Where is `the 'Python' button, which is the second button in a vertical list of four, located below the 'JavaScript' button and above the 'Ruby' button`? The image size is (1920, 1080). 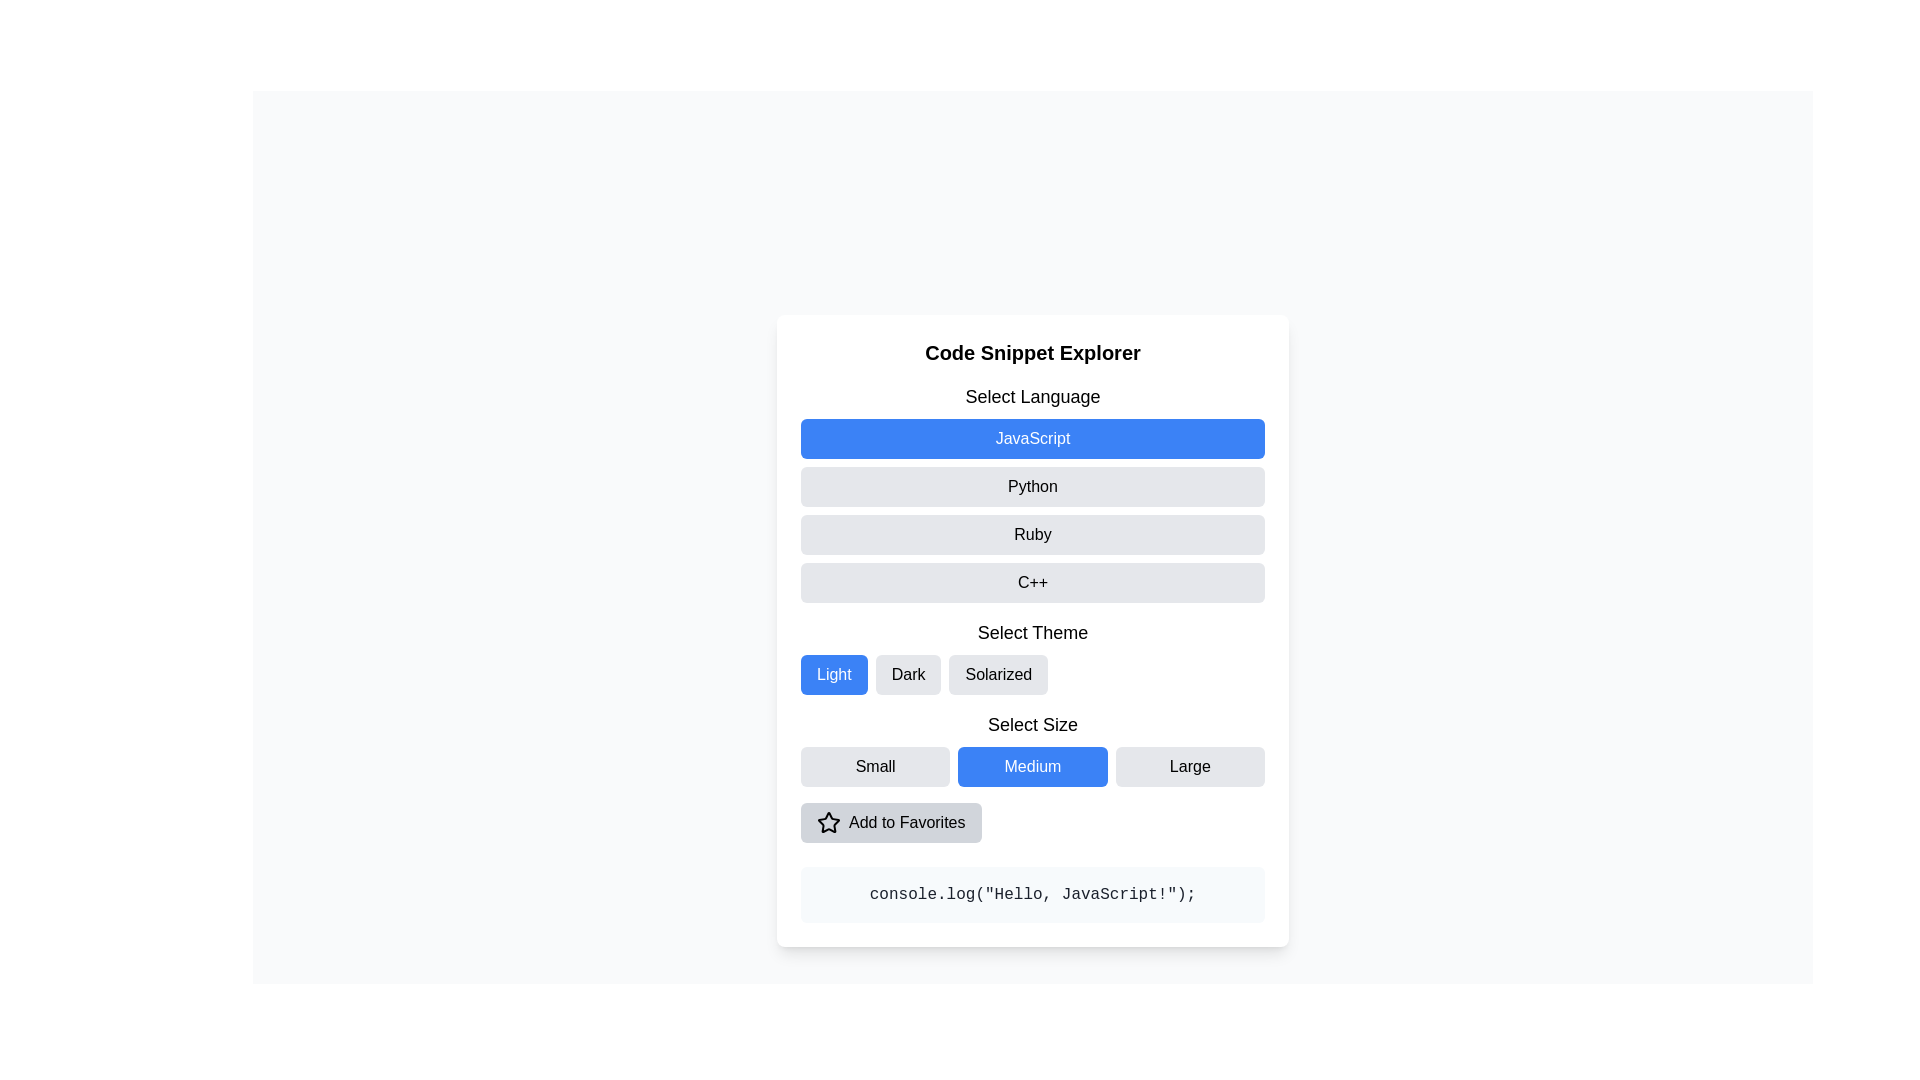
the 'Python' button, which is the second button in a vertical list of four, located below the 'JavaScript' button and above the 'Ruby' button is located at coordinates (1032, 486).